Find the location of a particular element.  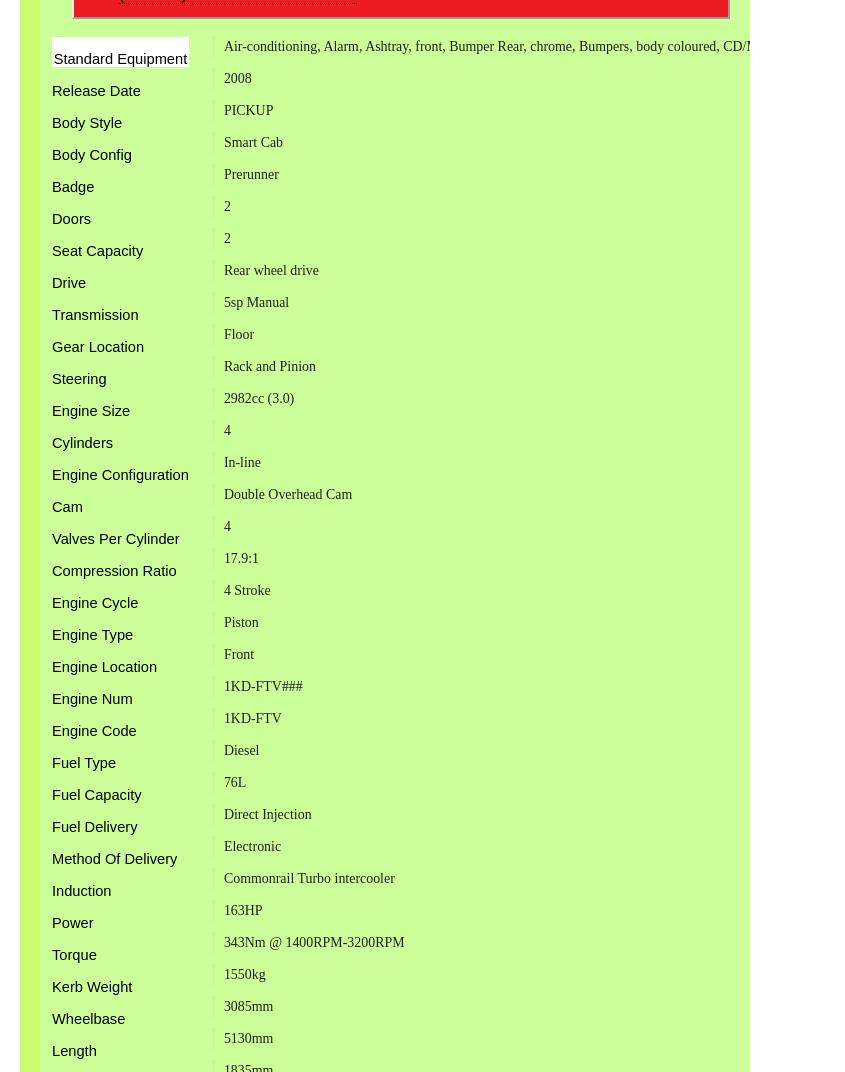

'Fuel Type' is located at coordinates (82, 763).